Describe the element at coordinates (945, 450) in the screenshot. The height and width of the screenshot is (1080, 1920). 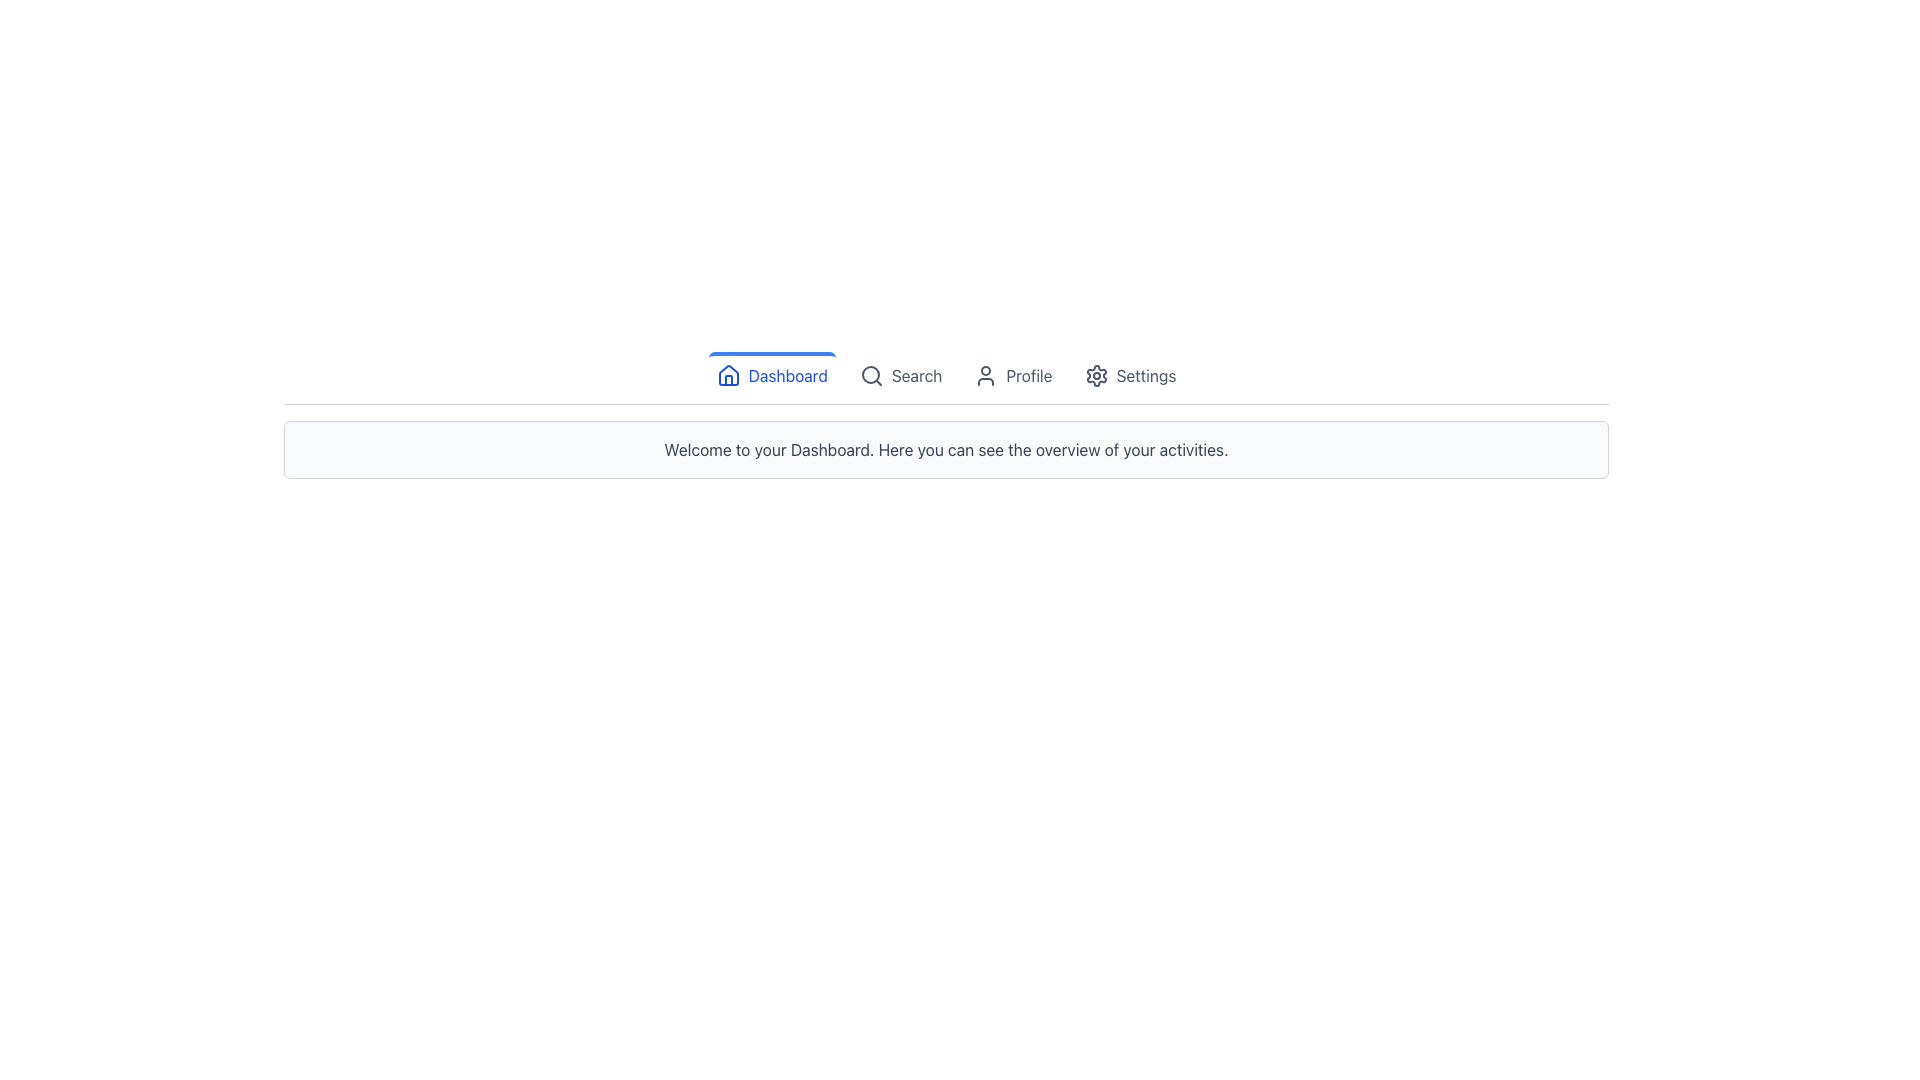
I see `text displayed in the Text Display Box that says 'Welcome to your Dashboard. Here you can see the overview of your activities.'` at that location.